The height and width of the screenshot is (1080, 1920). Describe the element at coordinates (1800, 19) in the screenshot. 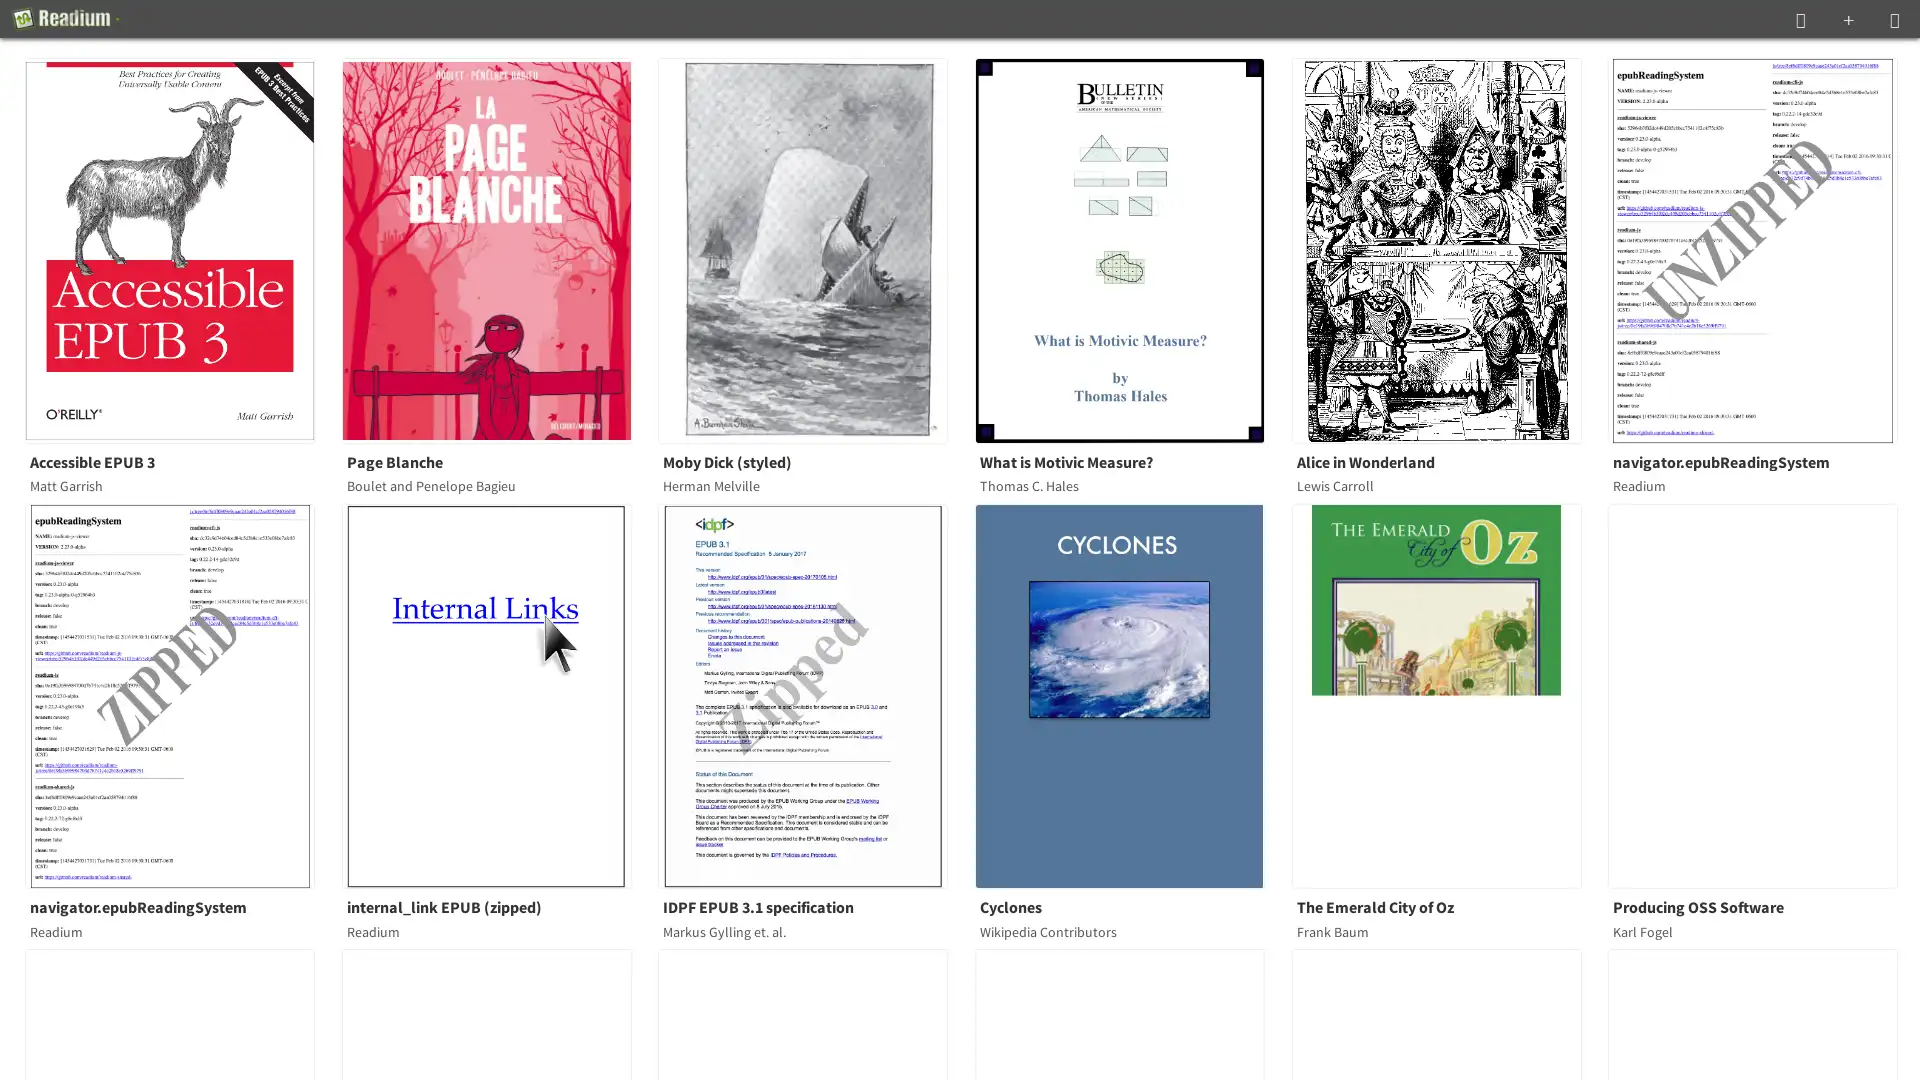

I see `List View` at that location.